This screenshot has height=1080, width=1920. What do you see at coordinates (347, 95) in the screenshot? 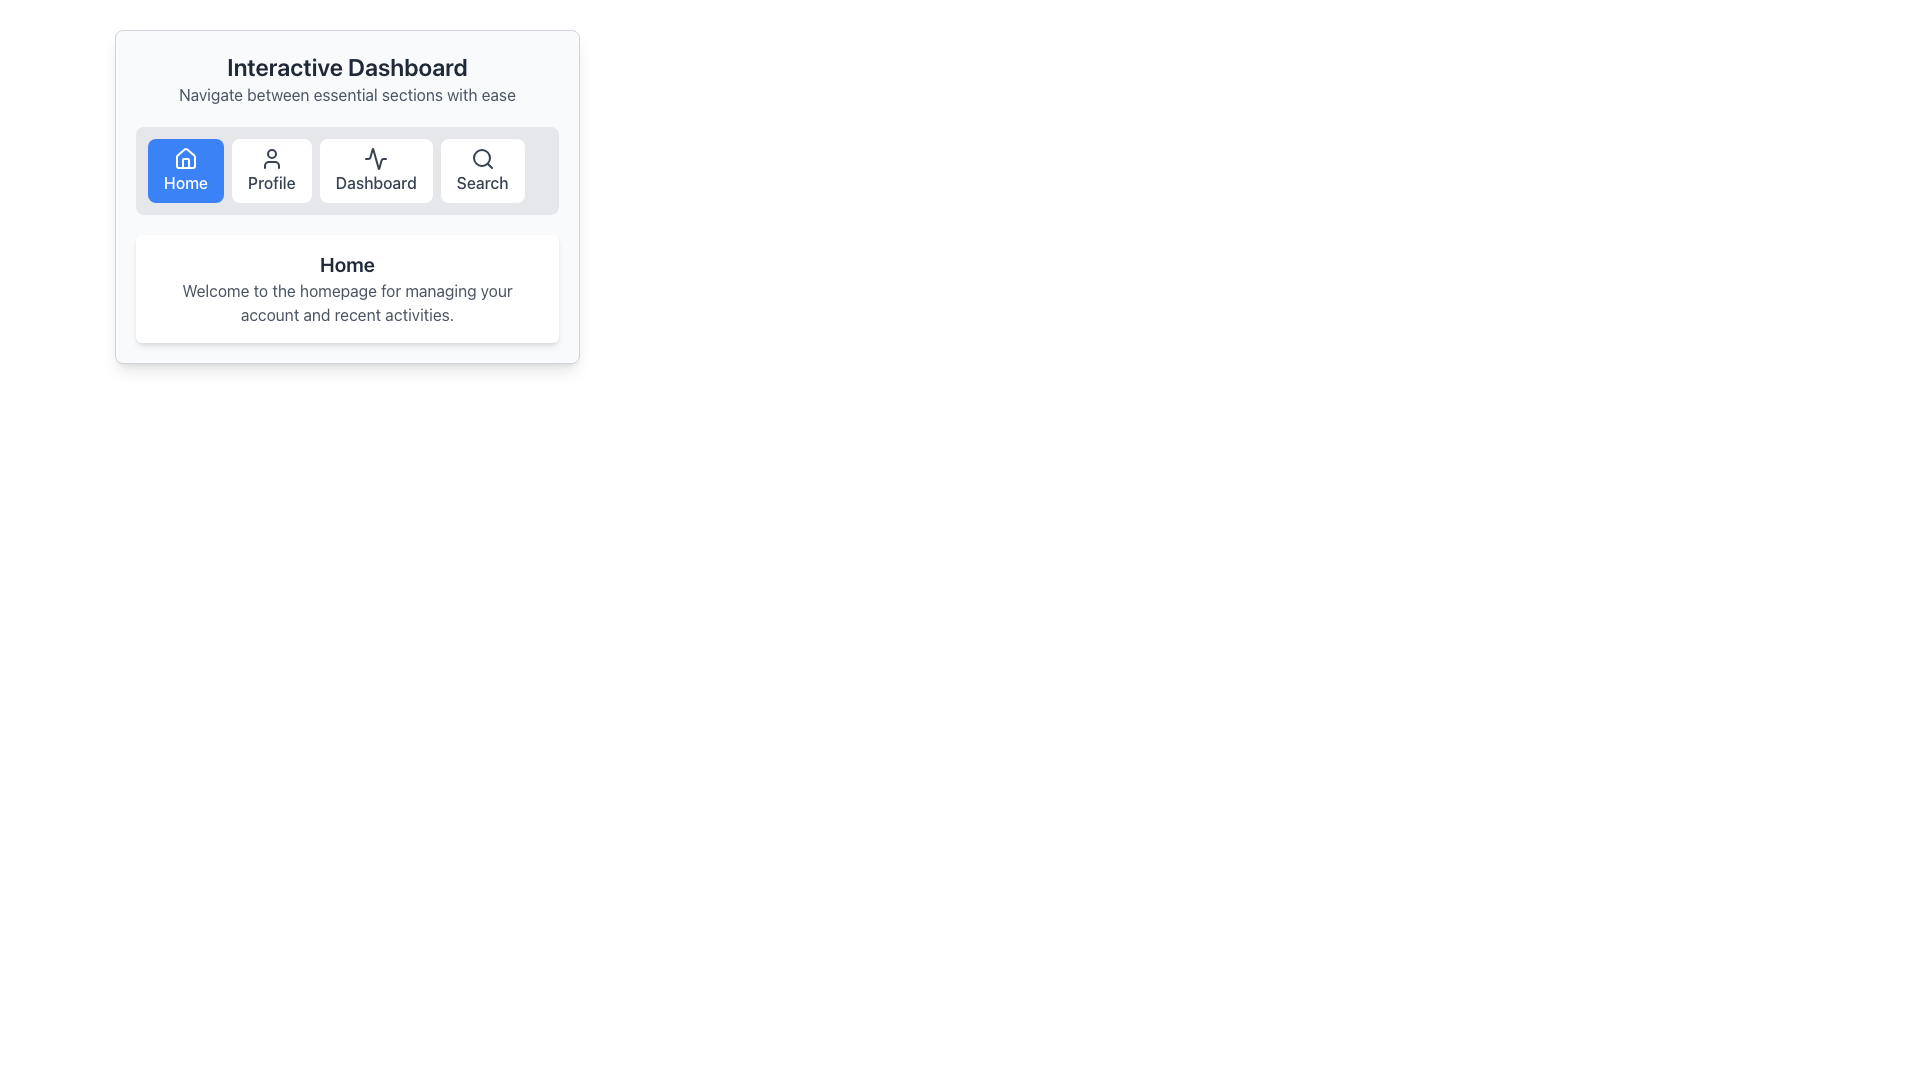
I see `the textual phrase 'Navigate between essential sections with ease', which is styled in a small, light gray font and positioned directly below the bold title 'Interactive Dashboard'` at bounding box center [347, 95].